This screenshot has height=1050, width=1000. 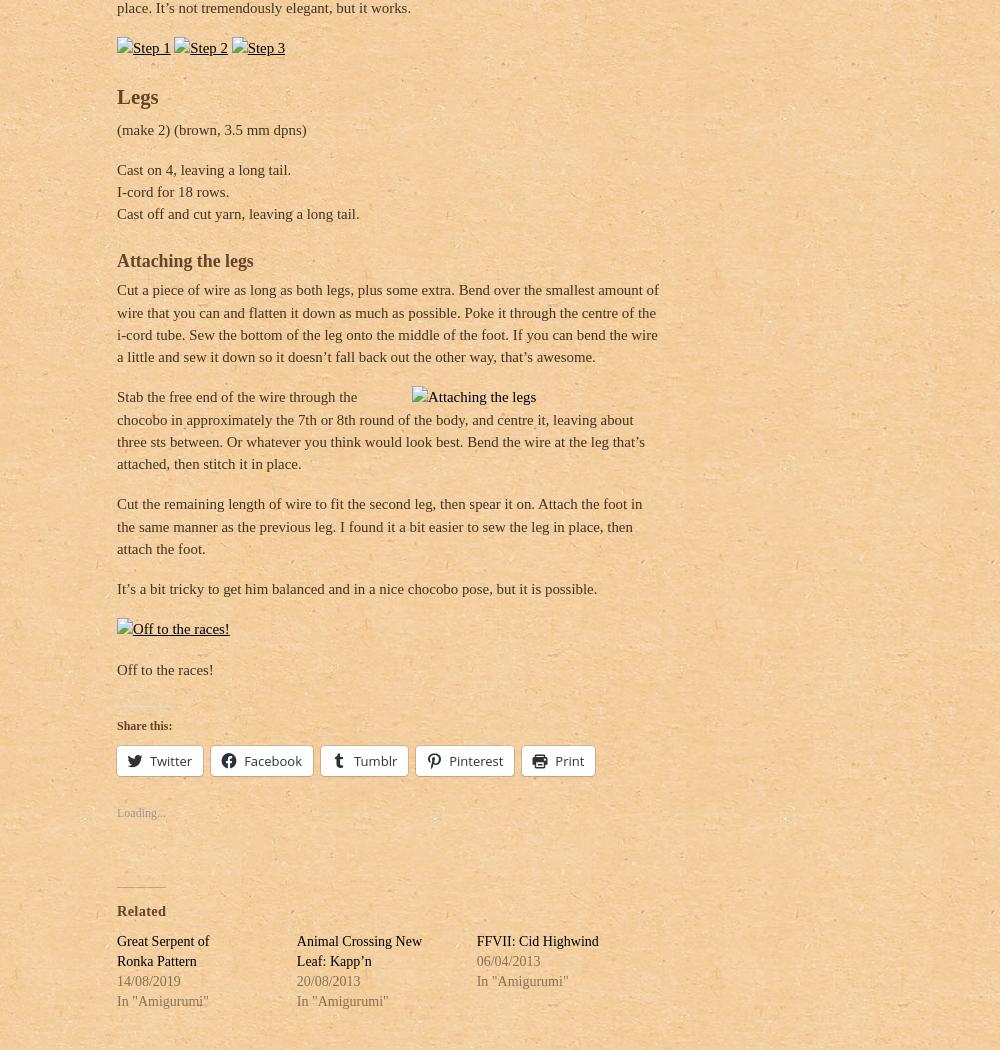 I want to click on 'Related', so click(x=141, y=904).